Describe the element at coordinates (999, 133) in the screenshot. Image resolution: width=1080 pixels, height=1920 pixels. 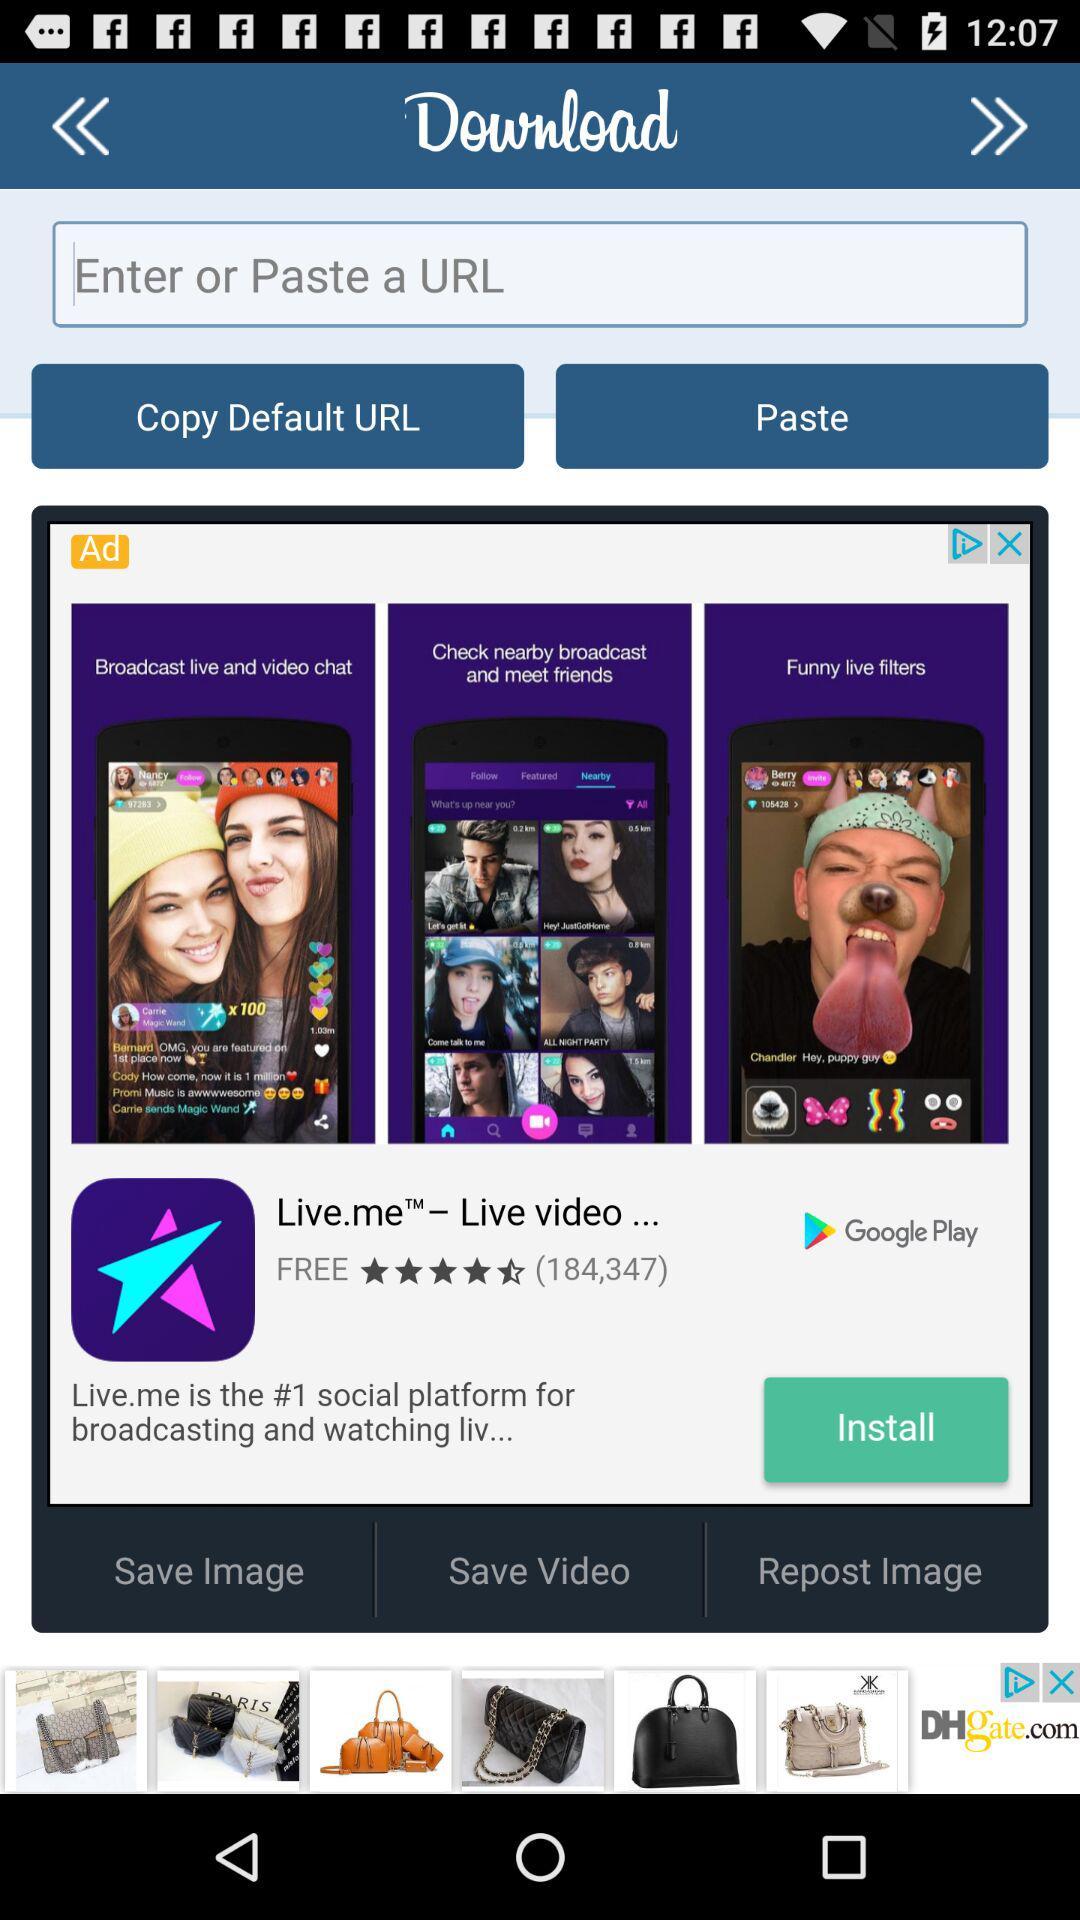
I see `the av_forward icon` at that location.